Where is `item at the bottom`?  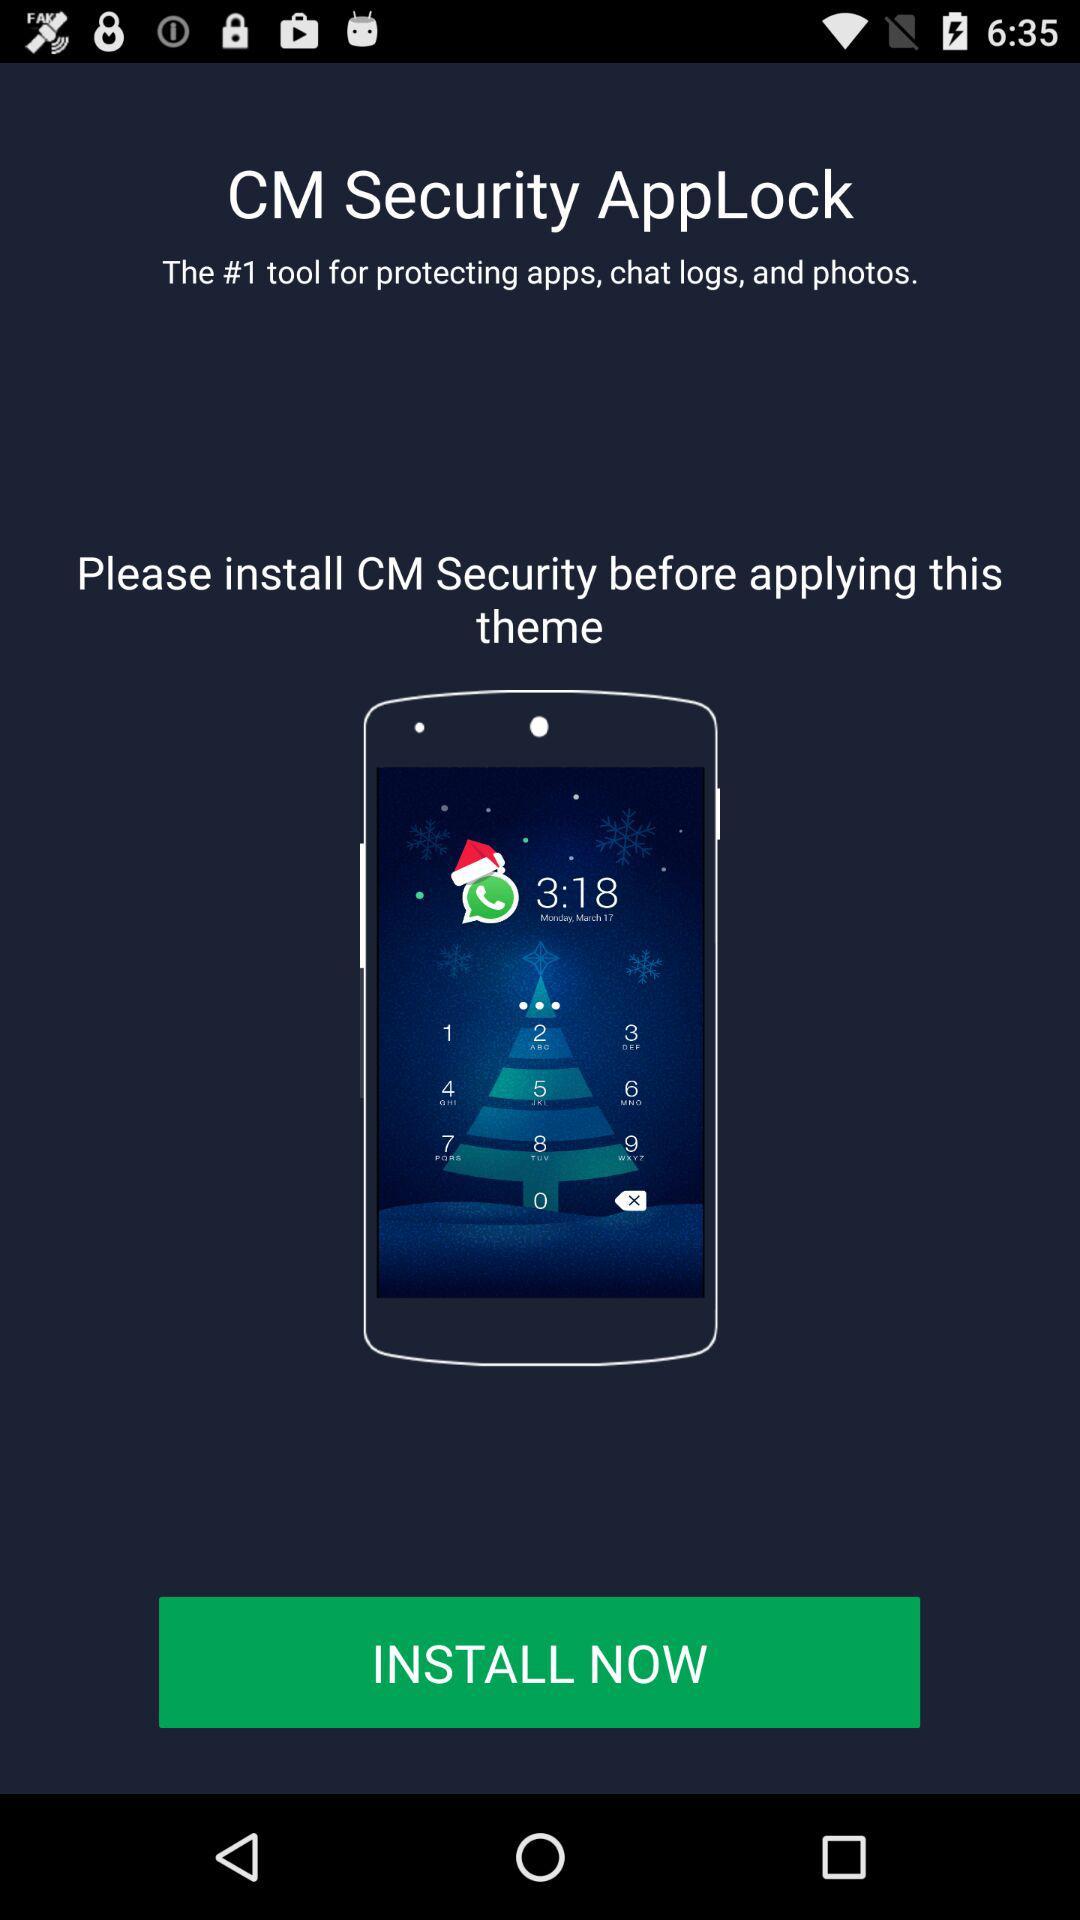 item at the bottom is located at coordinates (538, 1662).